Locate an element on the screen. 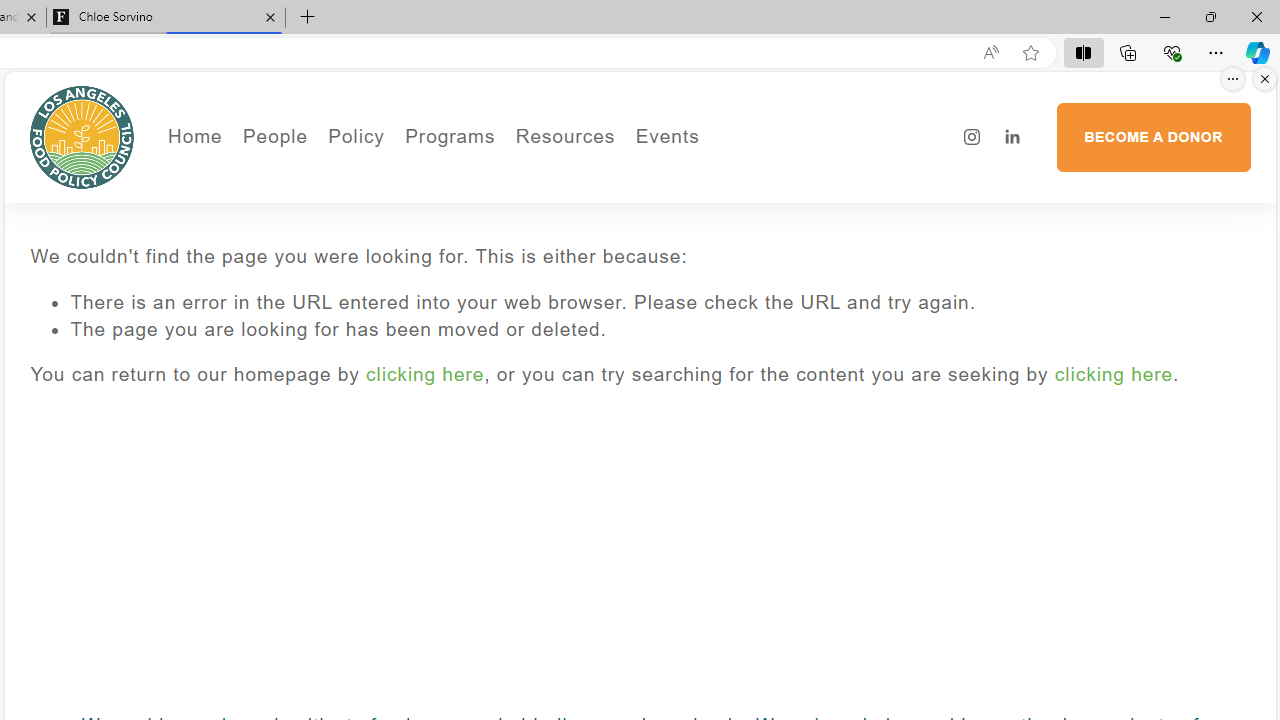 This screenshot has width=1280, height=720. 'Programs' is located at coordinates (449, 136).